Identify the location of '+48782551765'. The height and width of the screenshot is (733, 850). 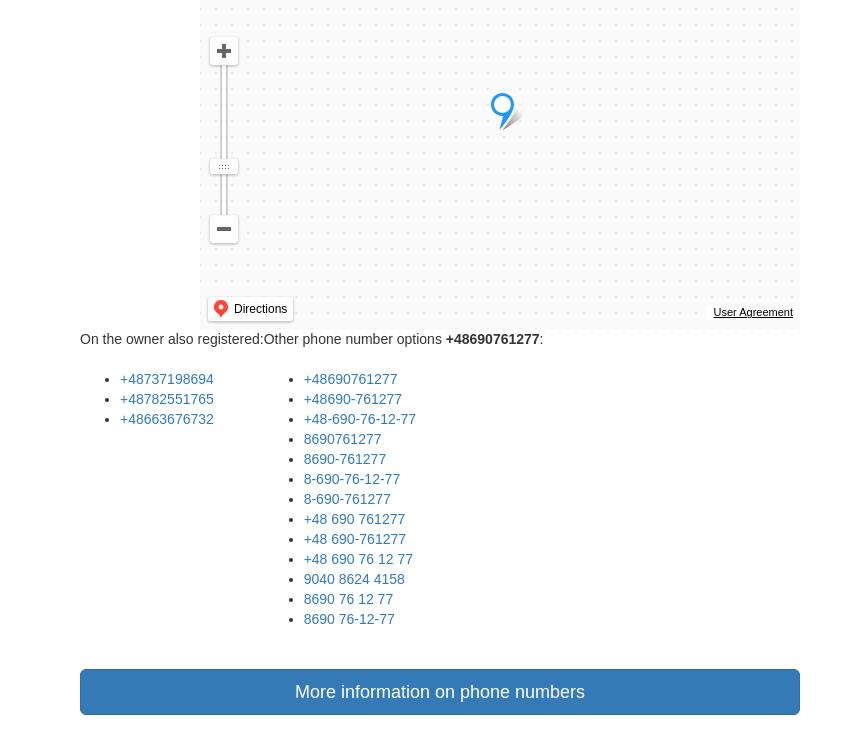
(166, 398).